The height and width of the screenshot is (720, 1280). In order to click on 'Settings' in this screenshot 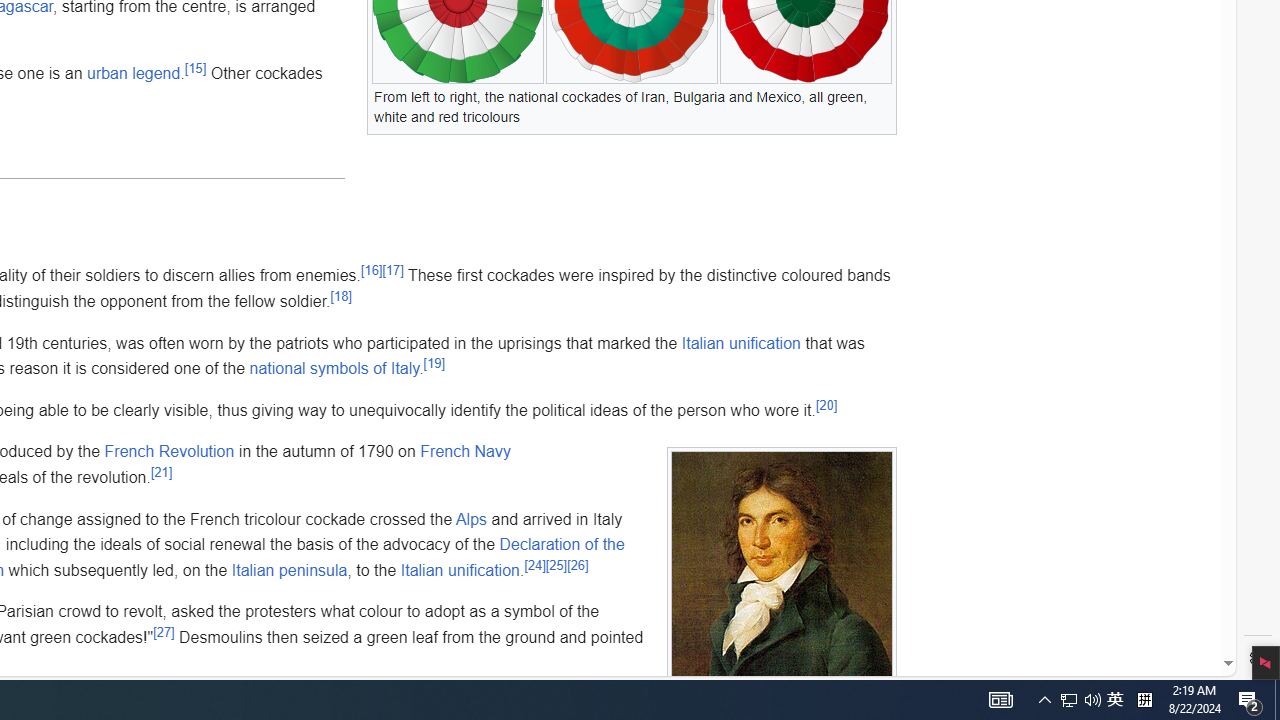, I will do `click(1257, 658)`.